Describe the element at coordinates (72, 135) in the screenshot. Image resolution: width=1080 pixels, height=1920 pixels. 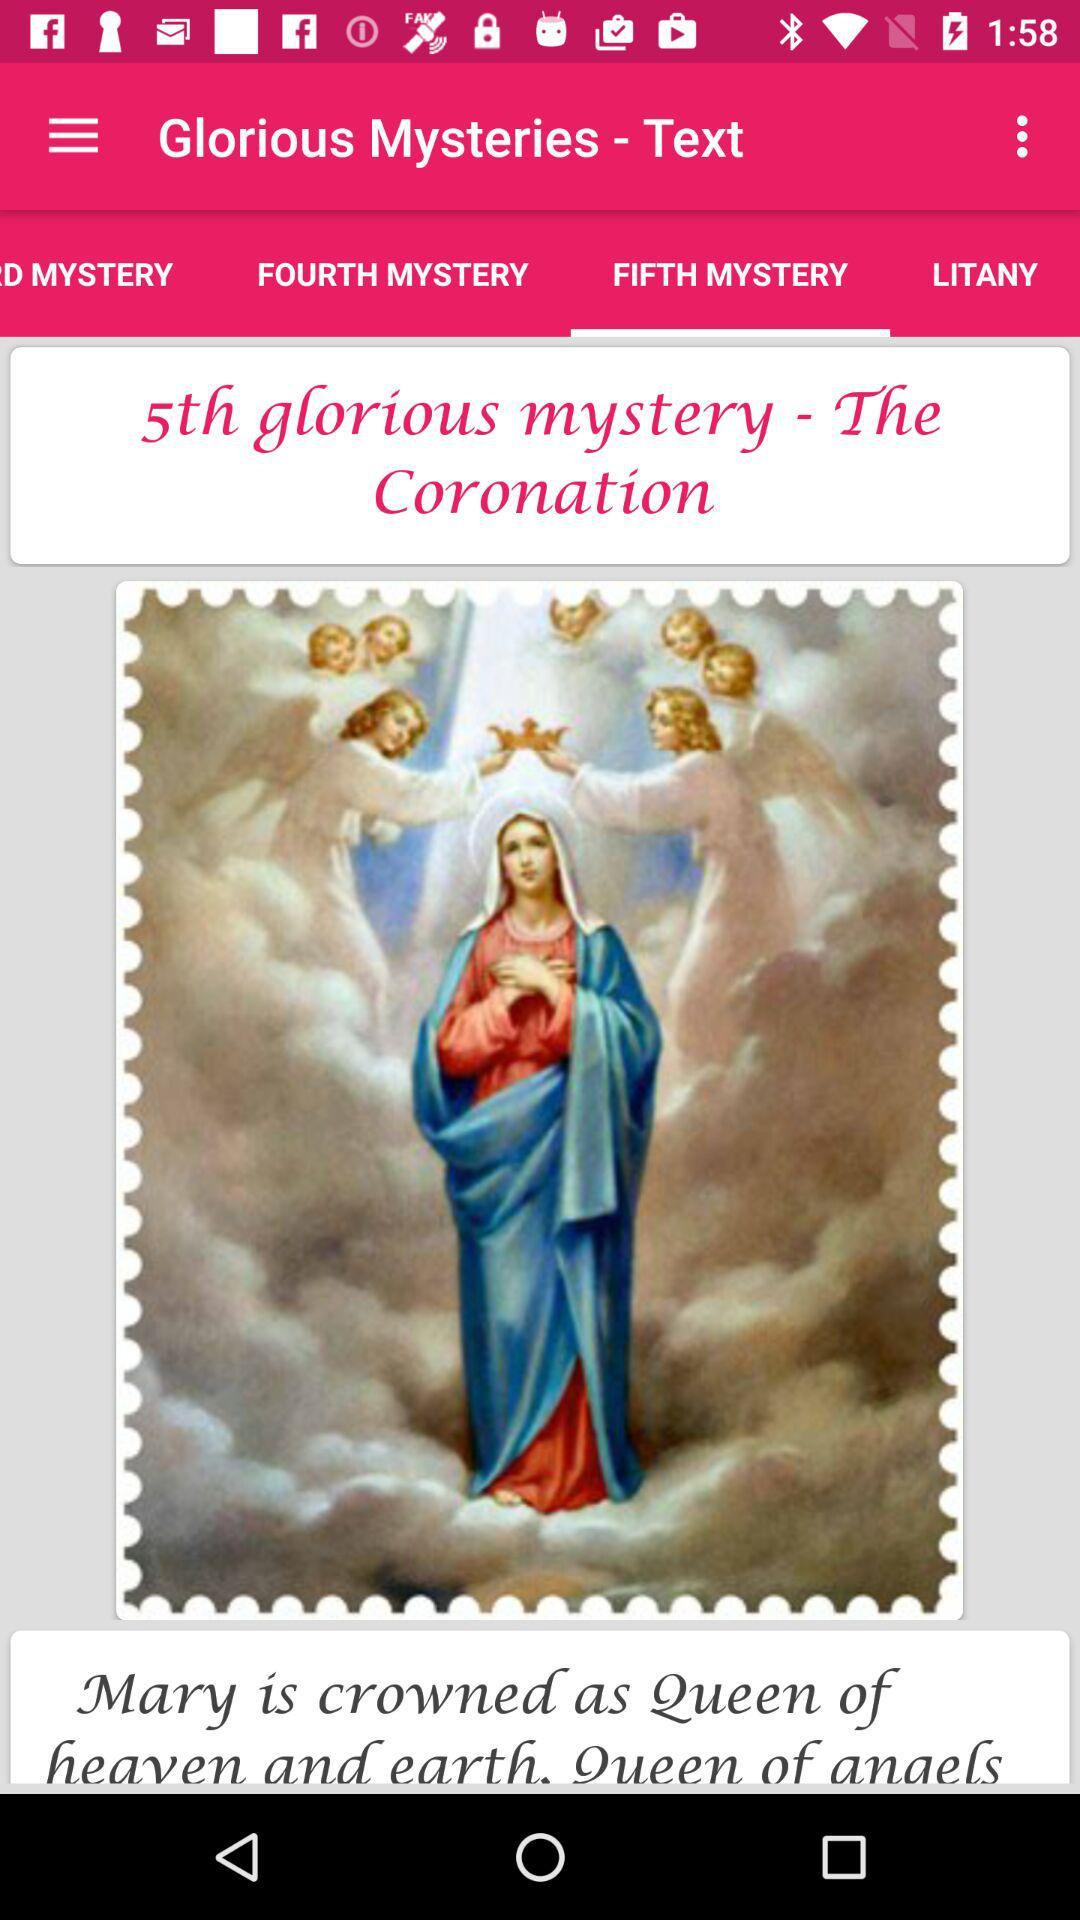
I see `item to the left of the glorious mysteries - text icon` at that location.